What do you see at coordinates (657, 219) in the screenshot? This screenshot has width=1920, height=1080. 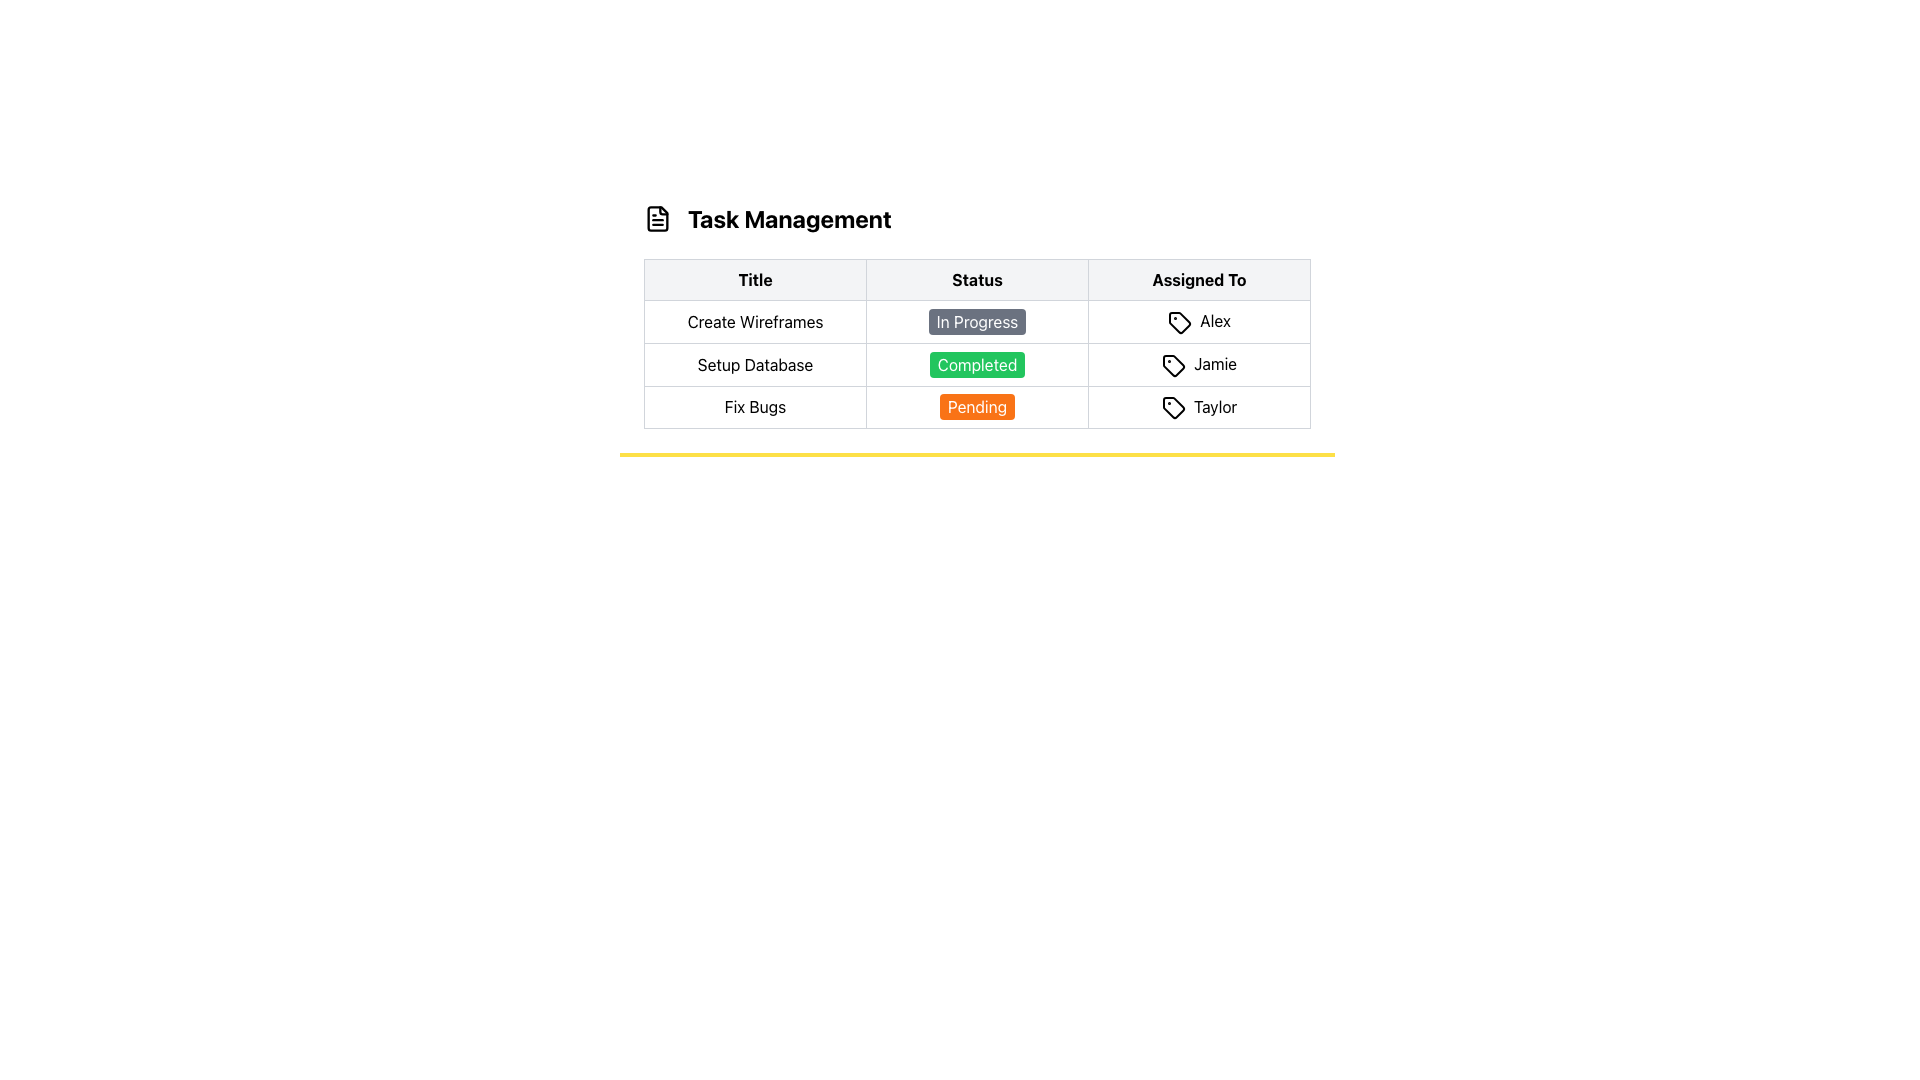 I see `the file icon located to the left of the text 'Task Management', which has a paper-like background and small textual indicators, resembling a document` at bounding box center [657, 219].